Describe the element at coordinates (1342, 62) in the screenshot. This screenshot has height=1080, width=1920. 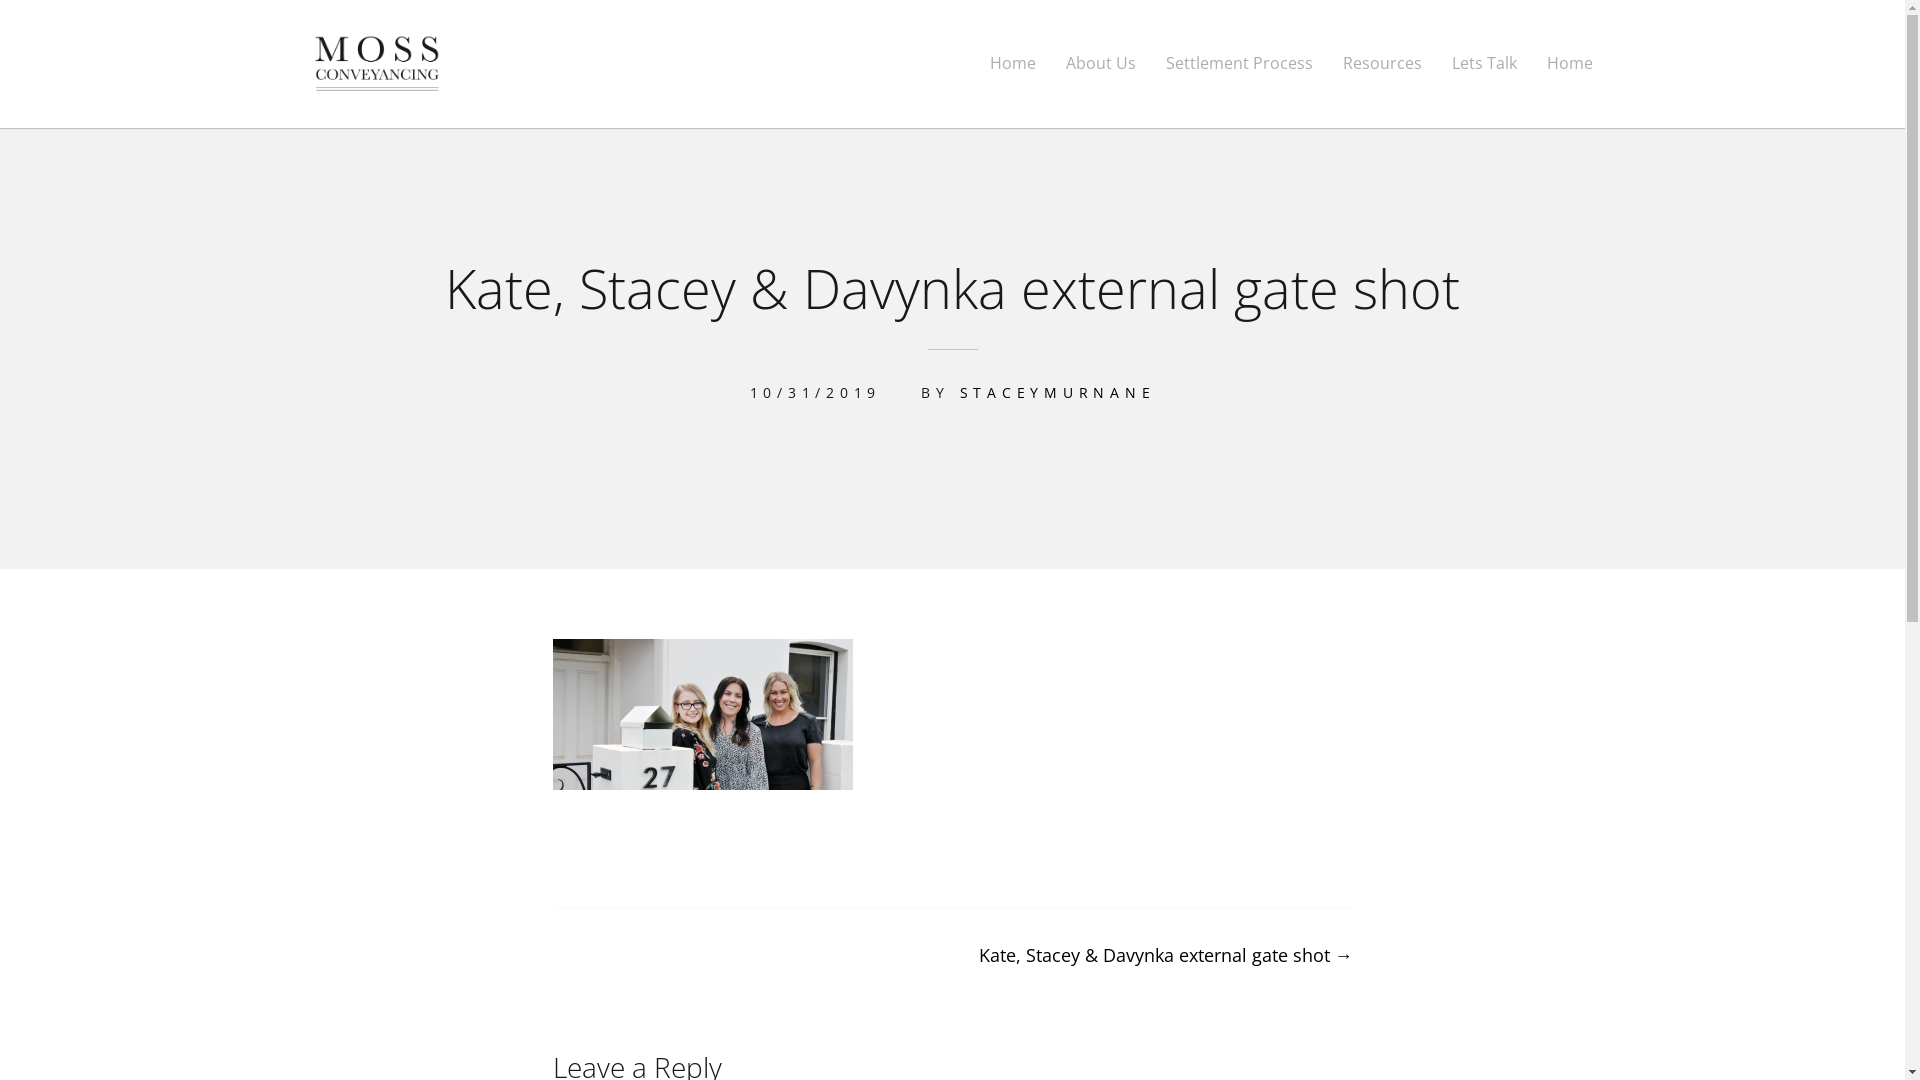
I see `'Resources'` at that location.